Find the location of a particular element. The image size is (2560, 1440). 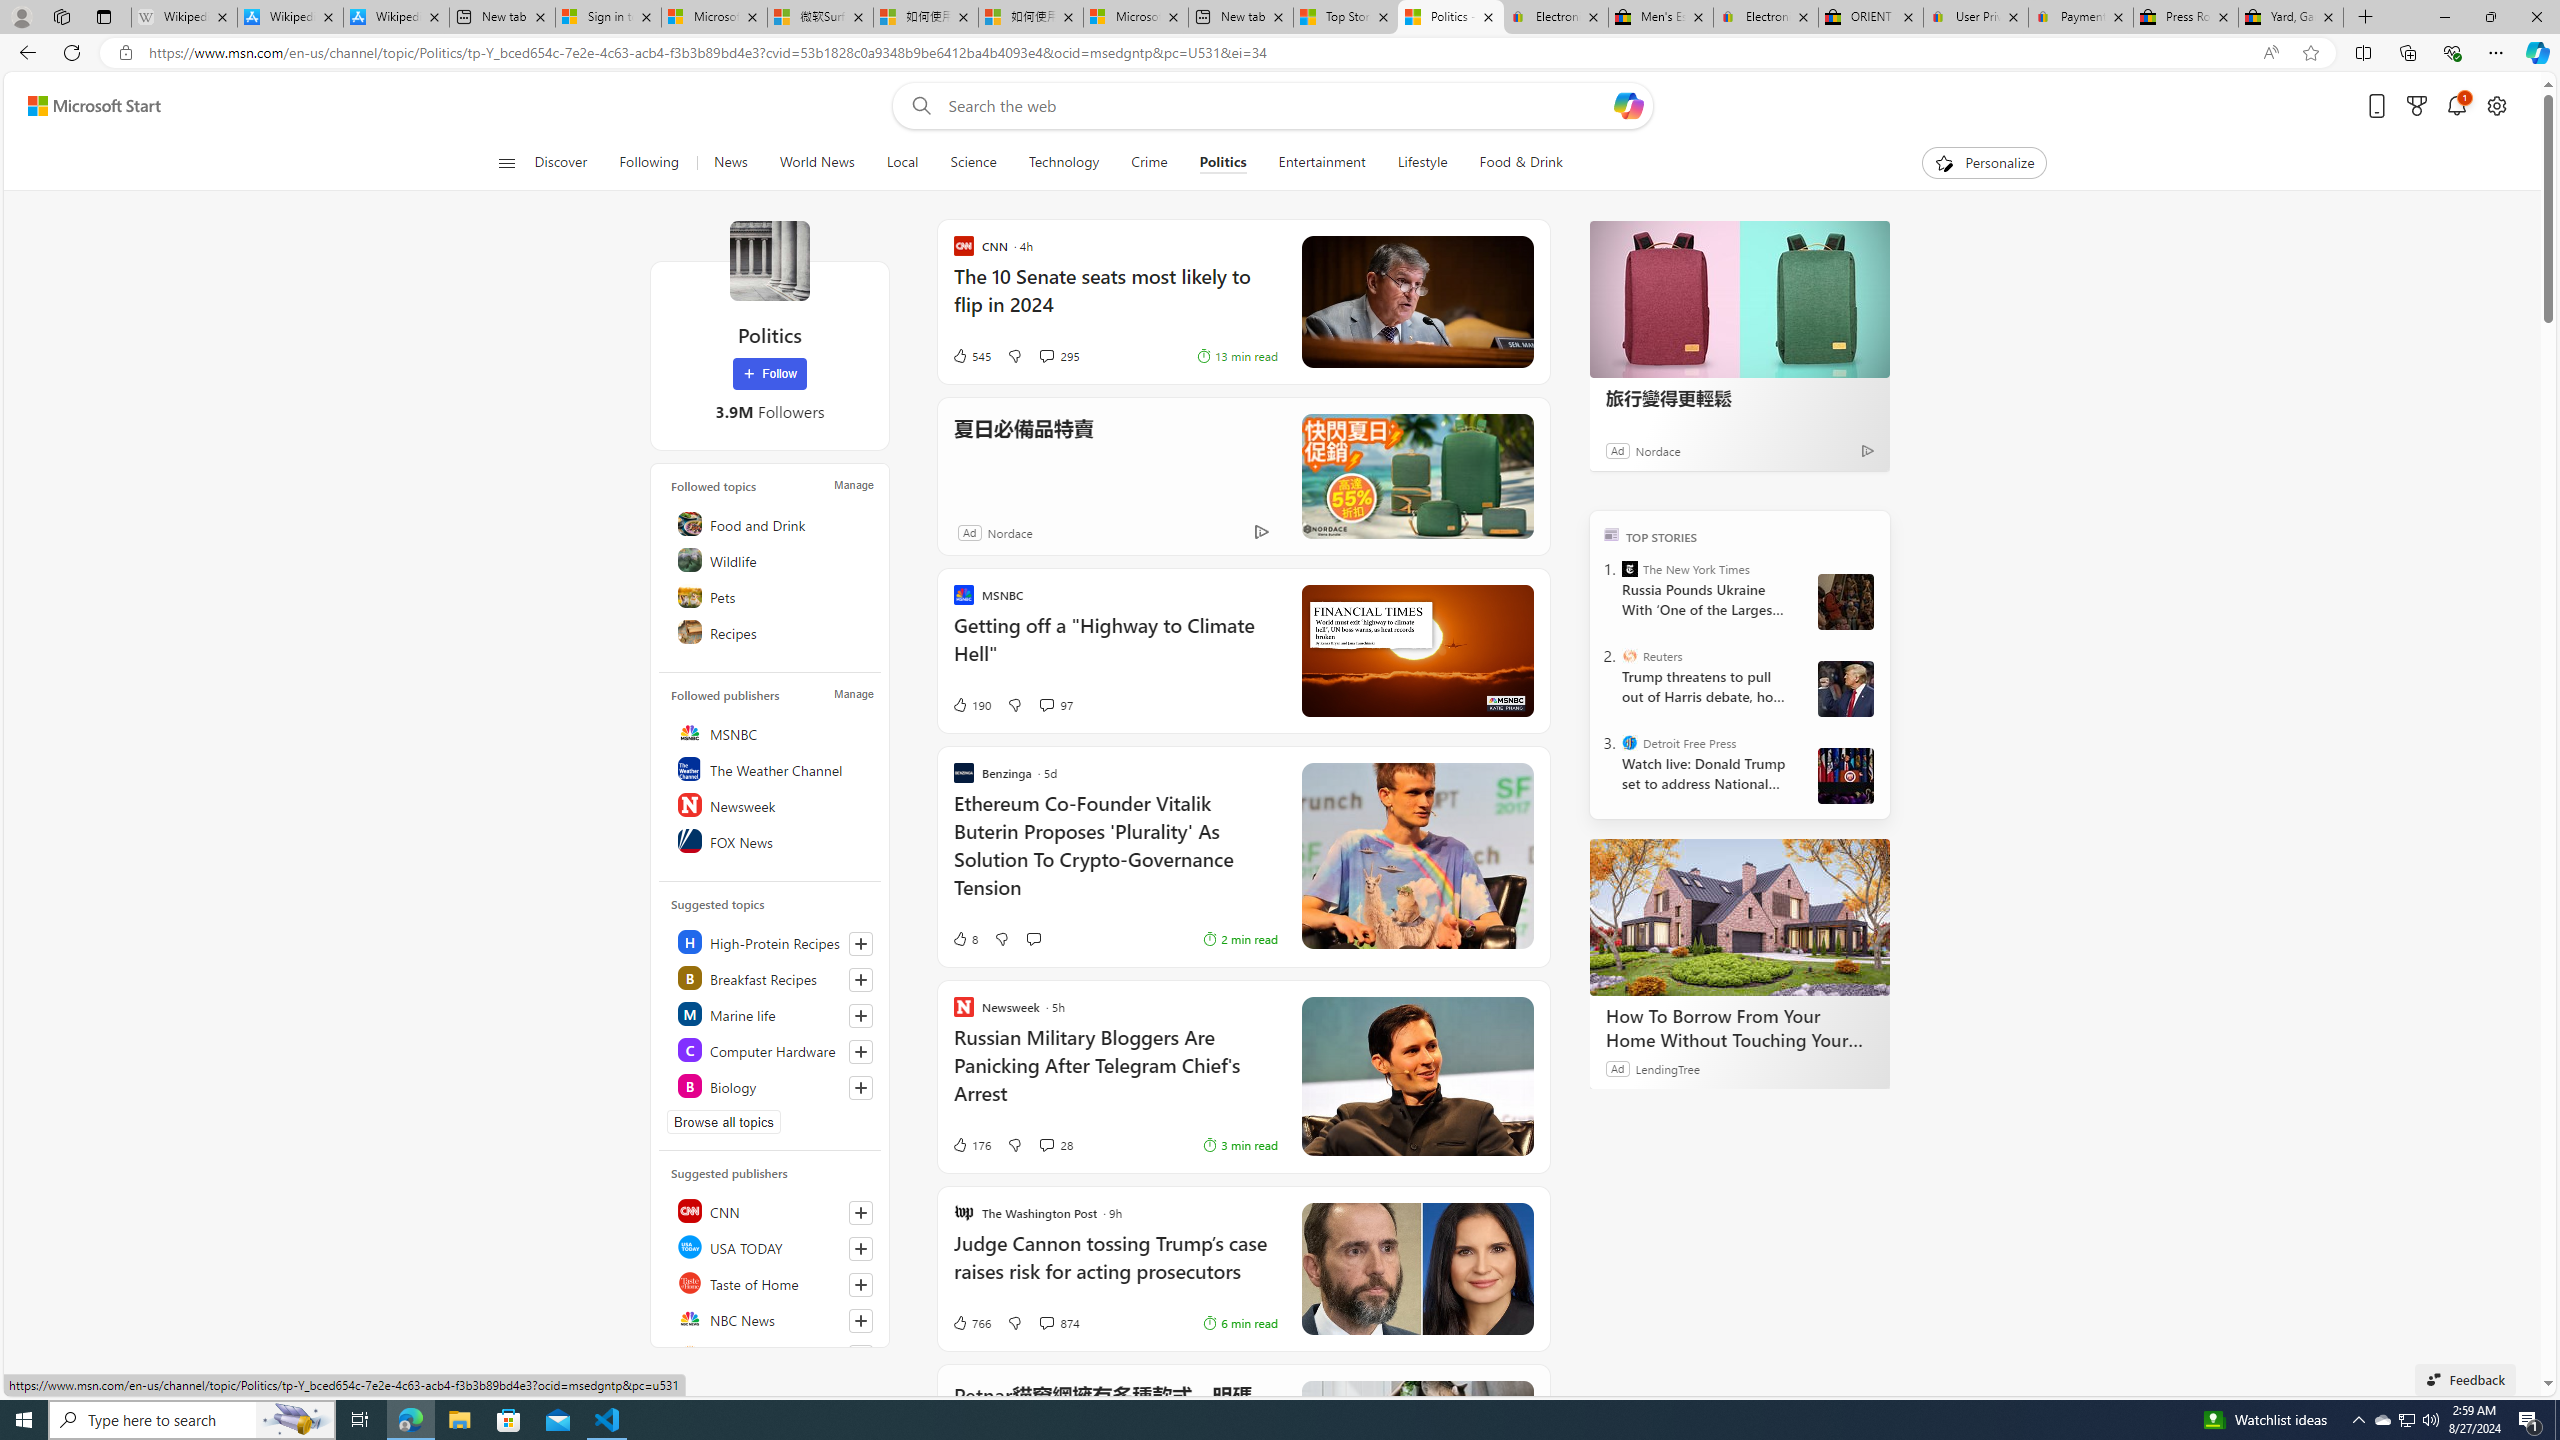

'USA TODAY' is located at coordinates (773, 1246).